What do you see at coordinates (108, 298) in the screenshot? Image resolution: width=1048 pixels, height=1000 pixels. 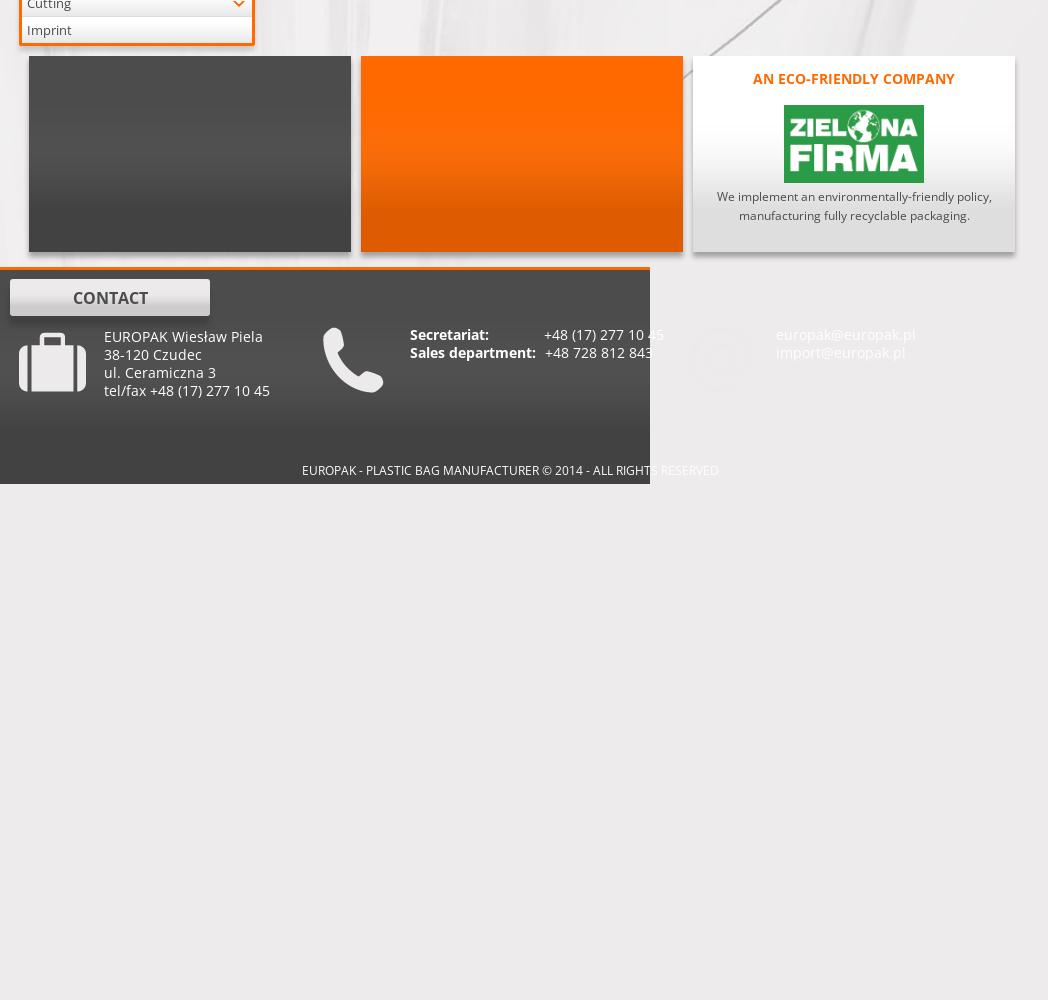 I see `'CONTACT'` at bounding box center [108, 298].